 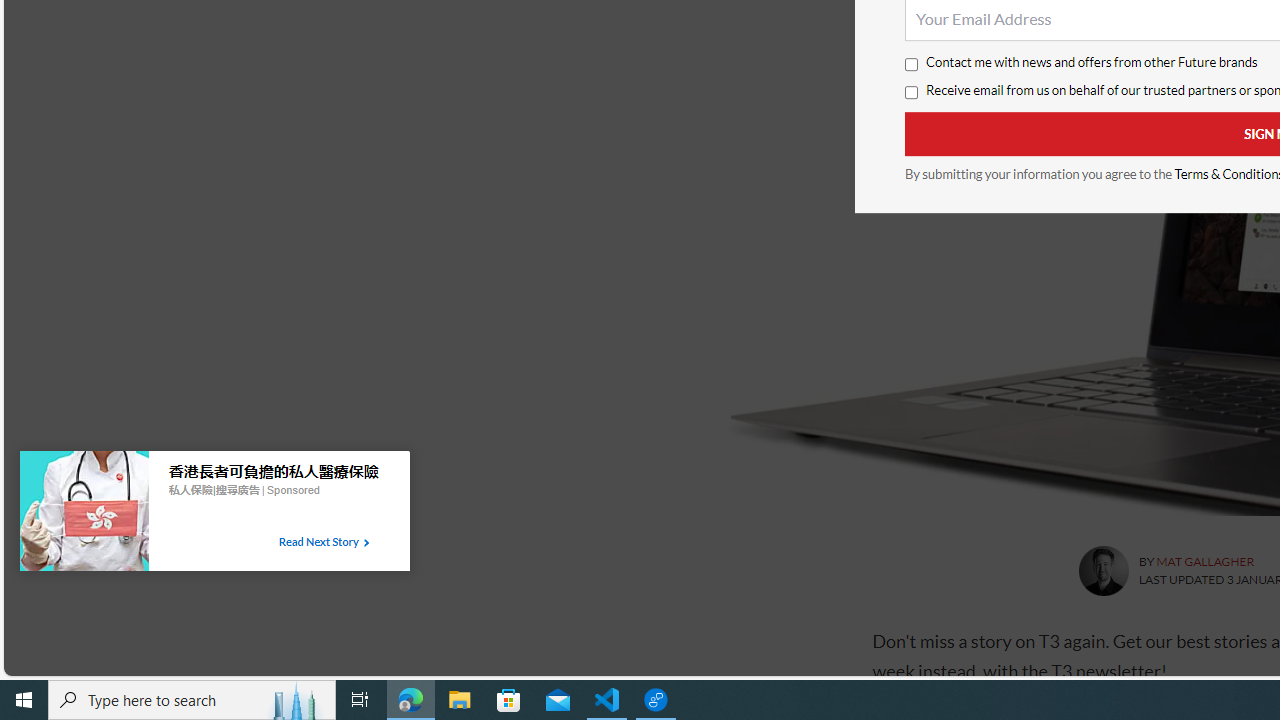 What do you see at coordinates (1102, 571) in the screenshot?
I see `'Mat Gallagher'` at bounding box center [1102, 571].